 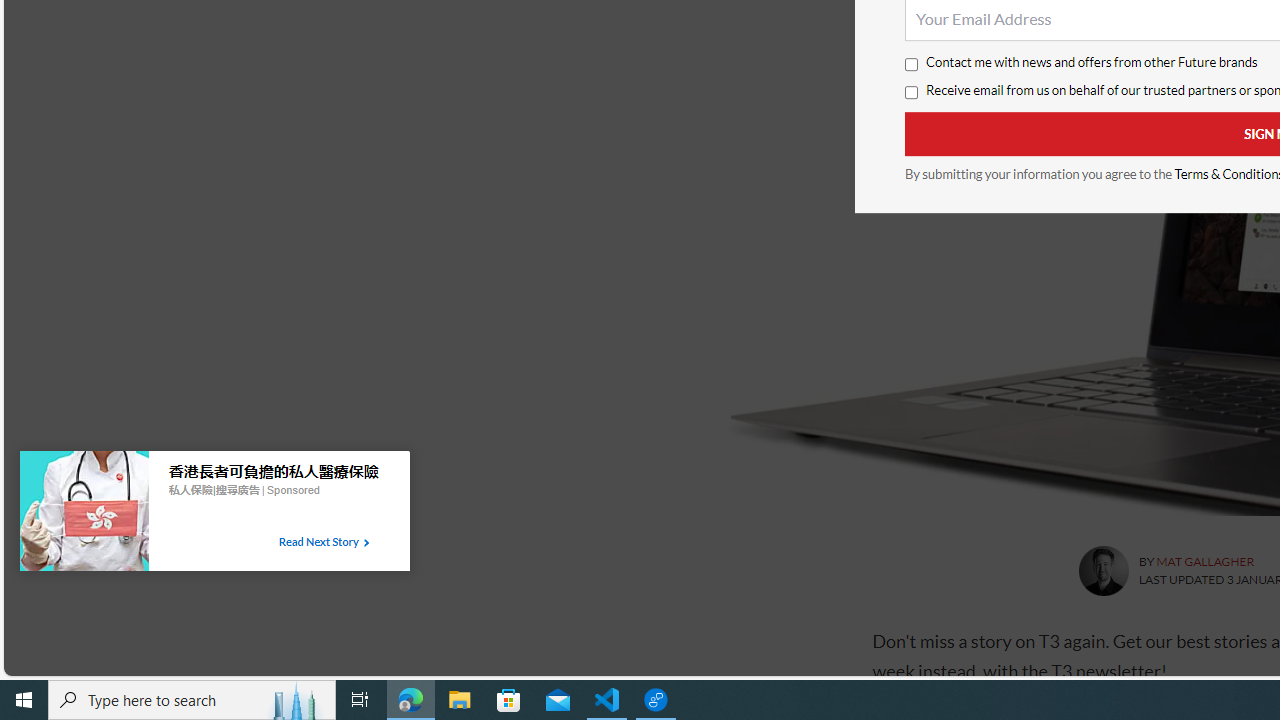 What do you see at coordinates (1102, 571) in the screenshot?
I see `'Mat Gallagher'` at bounding box center [1102, 571].